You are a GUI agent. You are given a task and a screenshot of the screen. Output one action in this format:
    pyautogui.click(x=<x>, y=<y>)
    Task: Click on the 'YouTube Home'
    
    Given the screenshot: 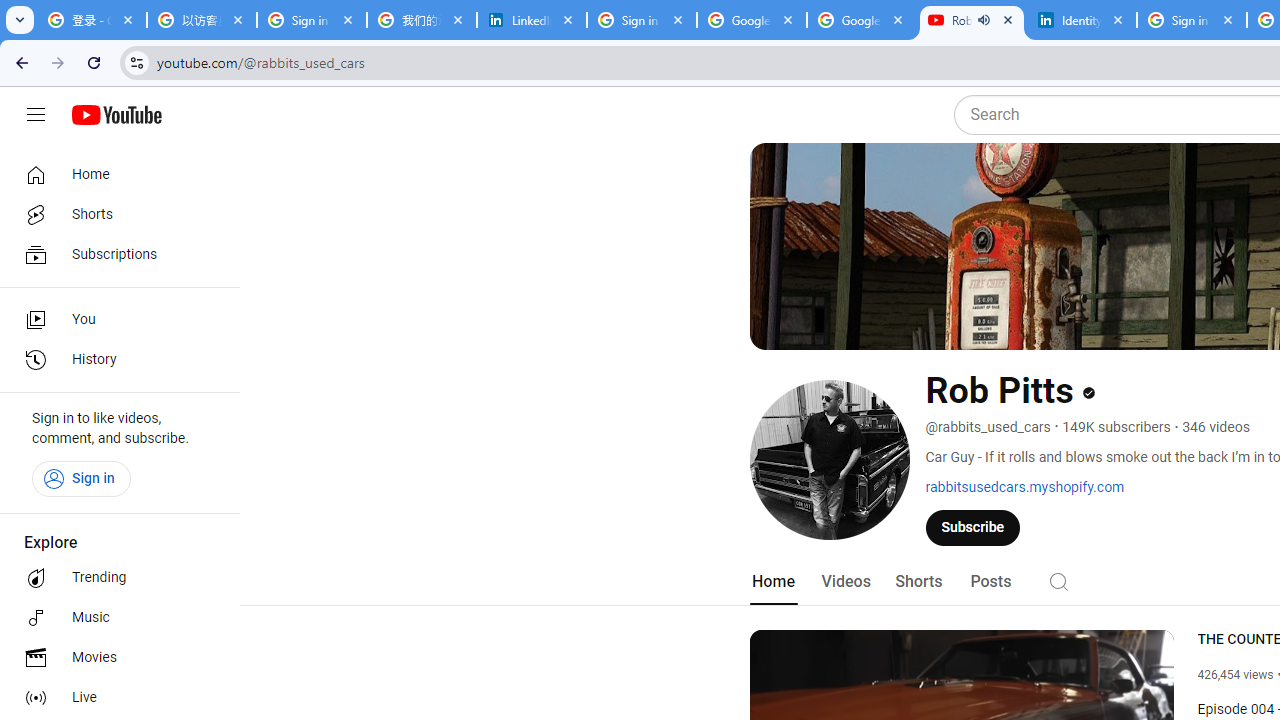 What is the action you would take?
    pyautogui.click(x=115, y=115)
    